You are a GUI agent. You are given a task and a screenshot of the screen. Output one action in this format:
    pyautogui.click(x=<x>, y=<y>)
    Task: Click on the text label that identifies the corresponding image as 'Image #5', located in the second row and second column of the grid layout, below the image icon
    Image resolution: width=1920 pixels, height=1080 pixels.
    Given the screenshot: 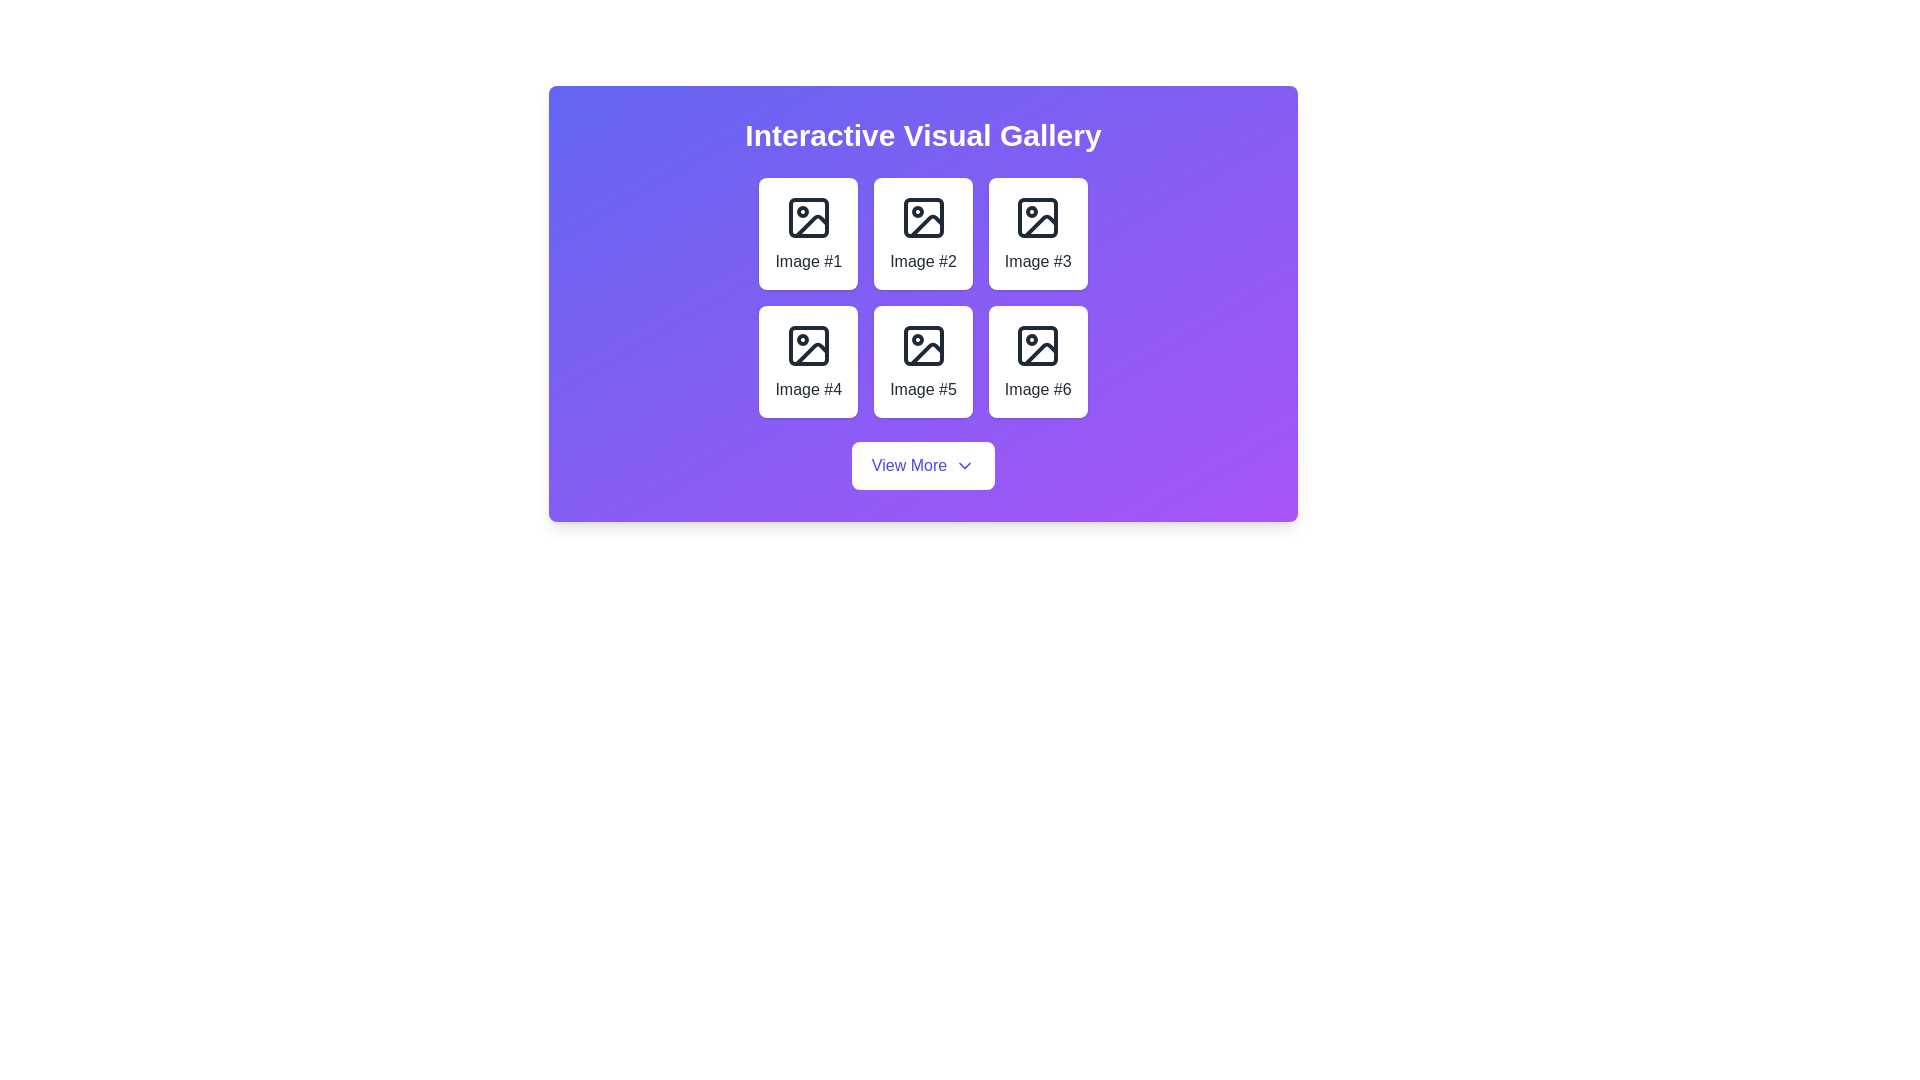 What is the action you would take?
    pyautogui.click(x=922, y=389)
    